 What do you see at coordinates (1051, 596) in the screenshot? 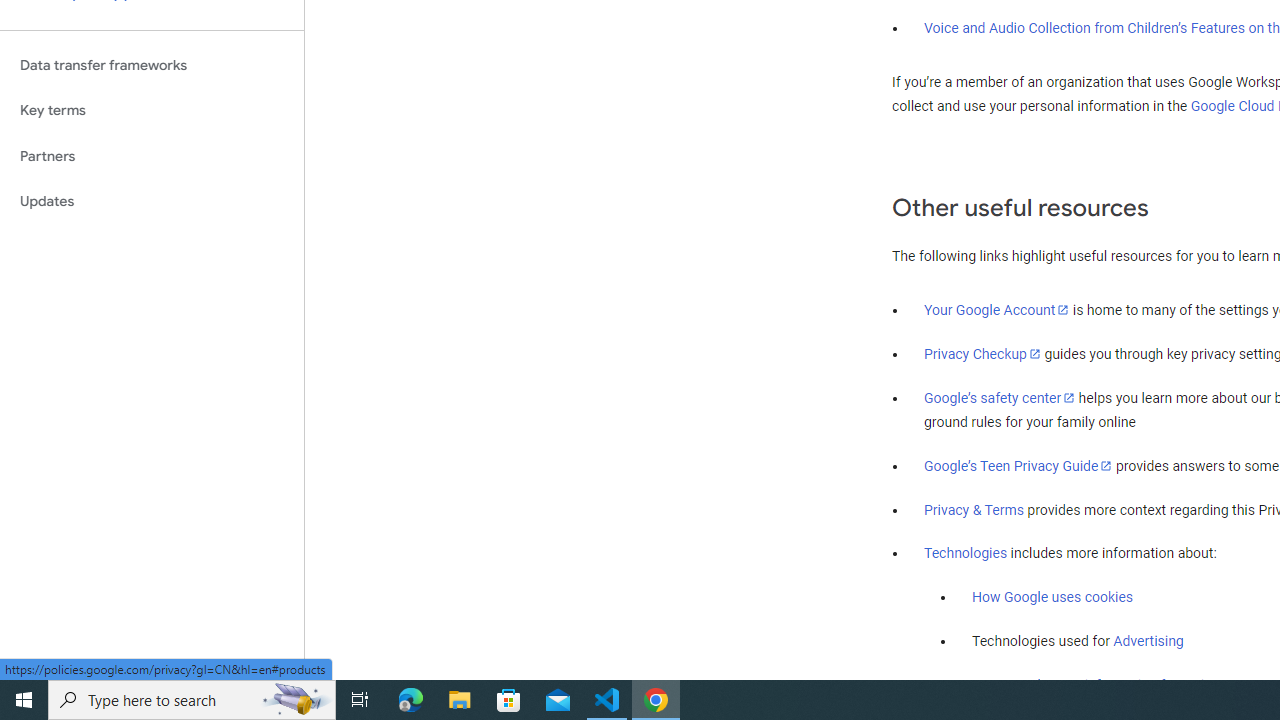
I see `'How Google uses cookies'` at bounding box center [1051, 596].